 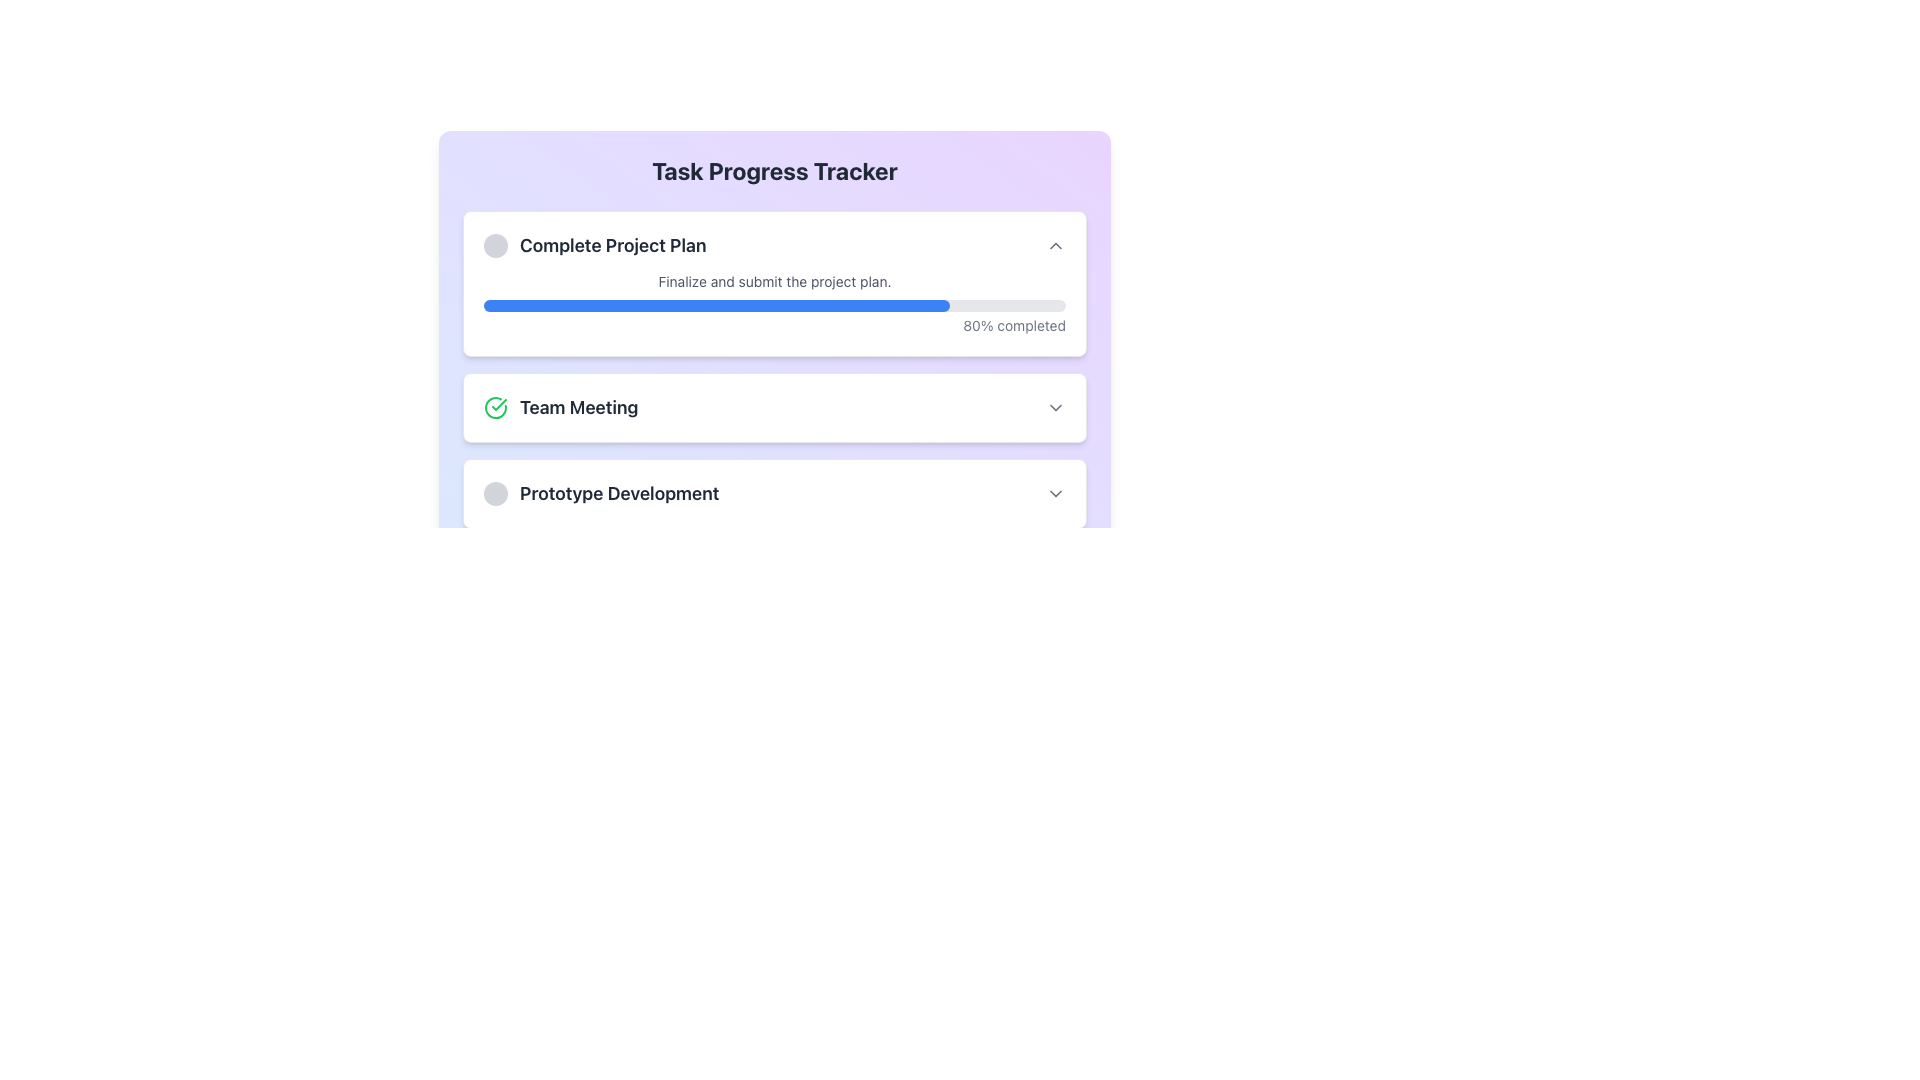 I want to click on the downwards chevron icon at the far-right edge of the 'Team Meeting' entry, so click(x=1055, y=407).